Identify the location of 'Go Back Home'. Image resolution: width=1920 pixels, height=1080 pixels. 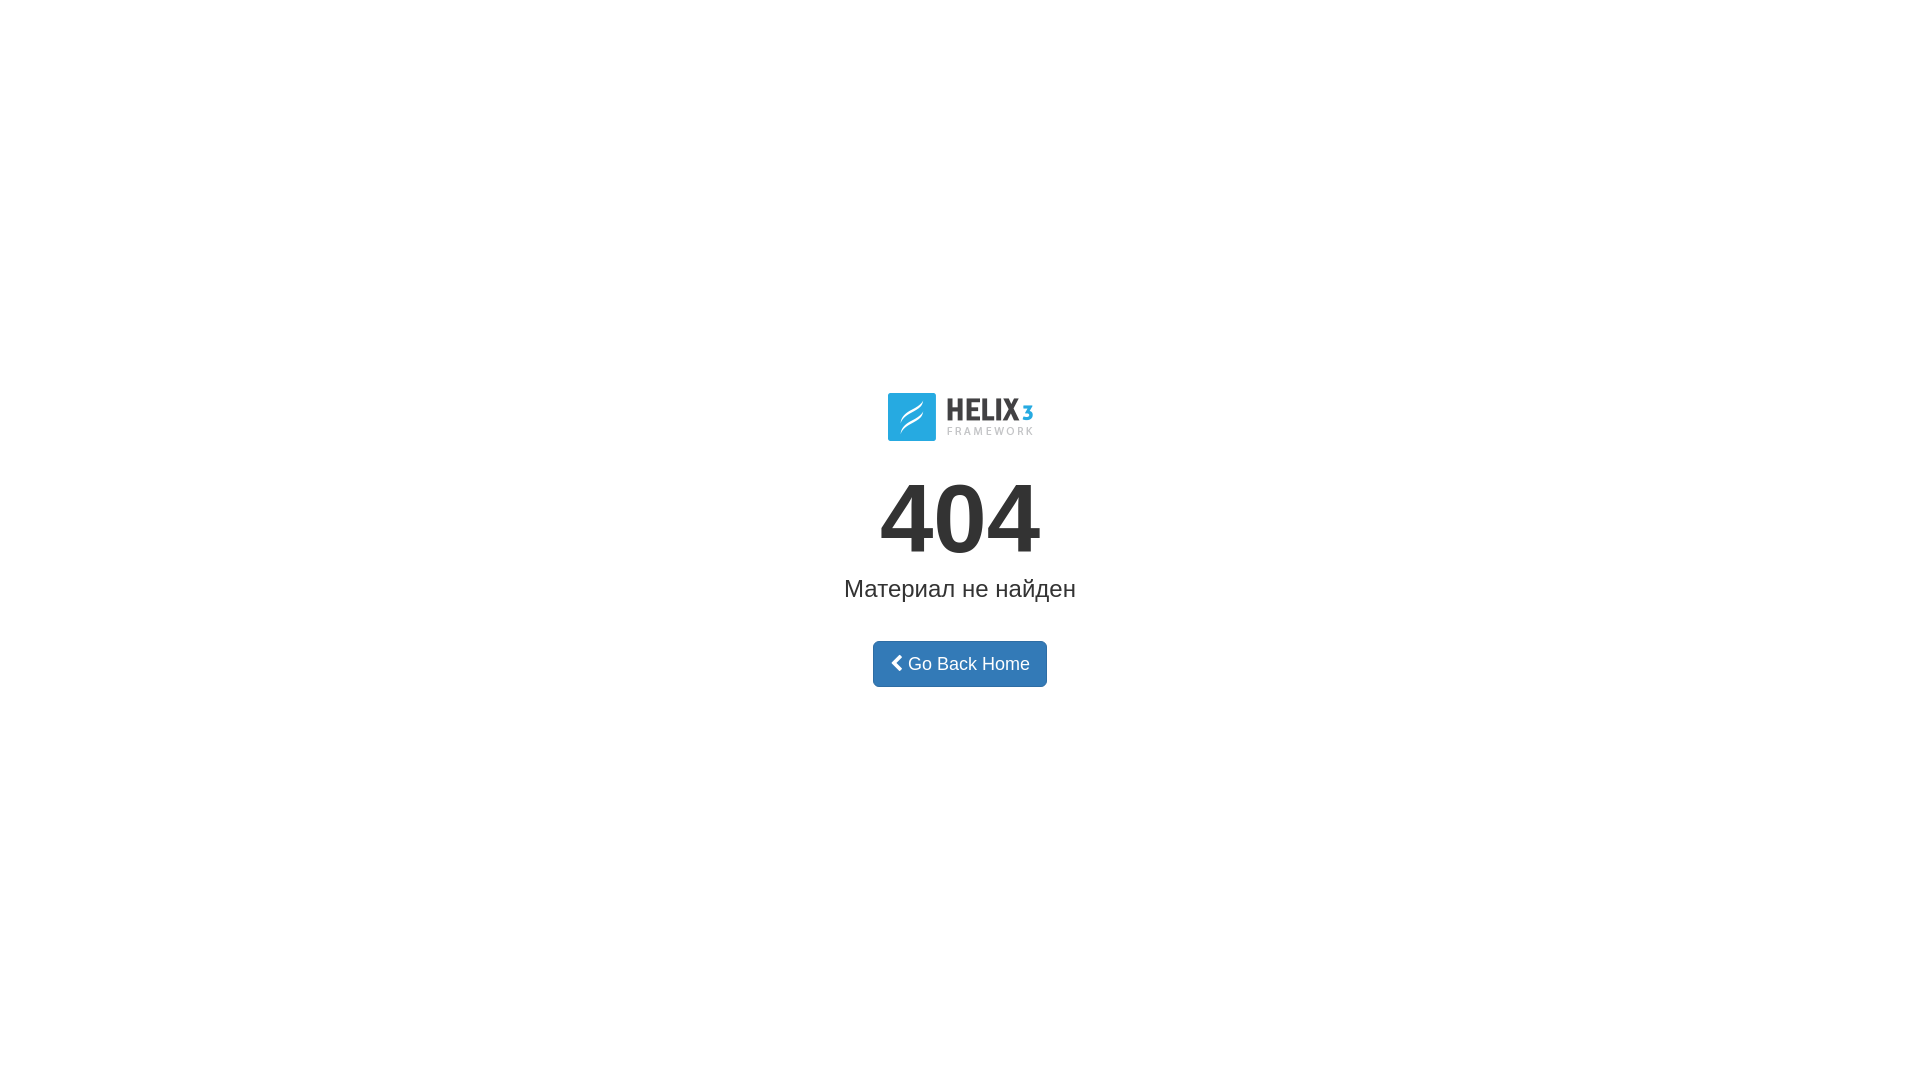
(960, 663).